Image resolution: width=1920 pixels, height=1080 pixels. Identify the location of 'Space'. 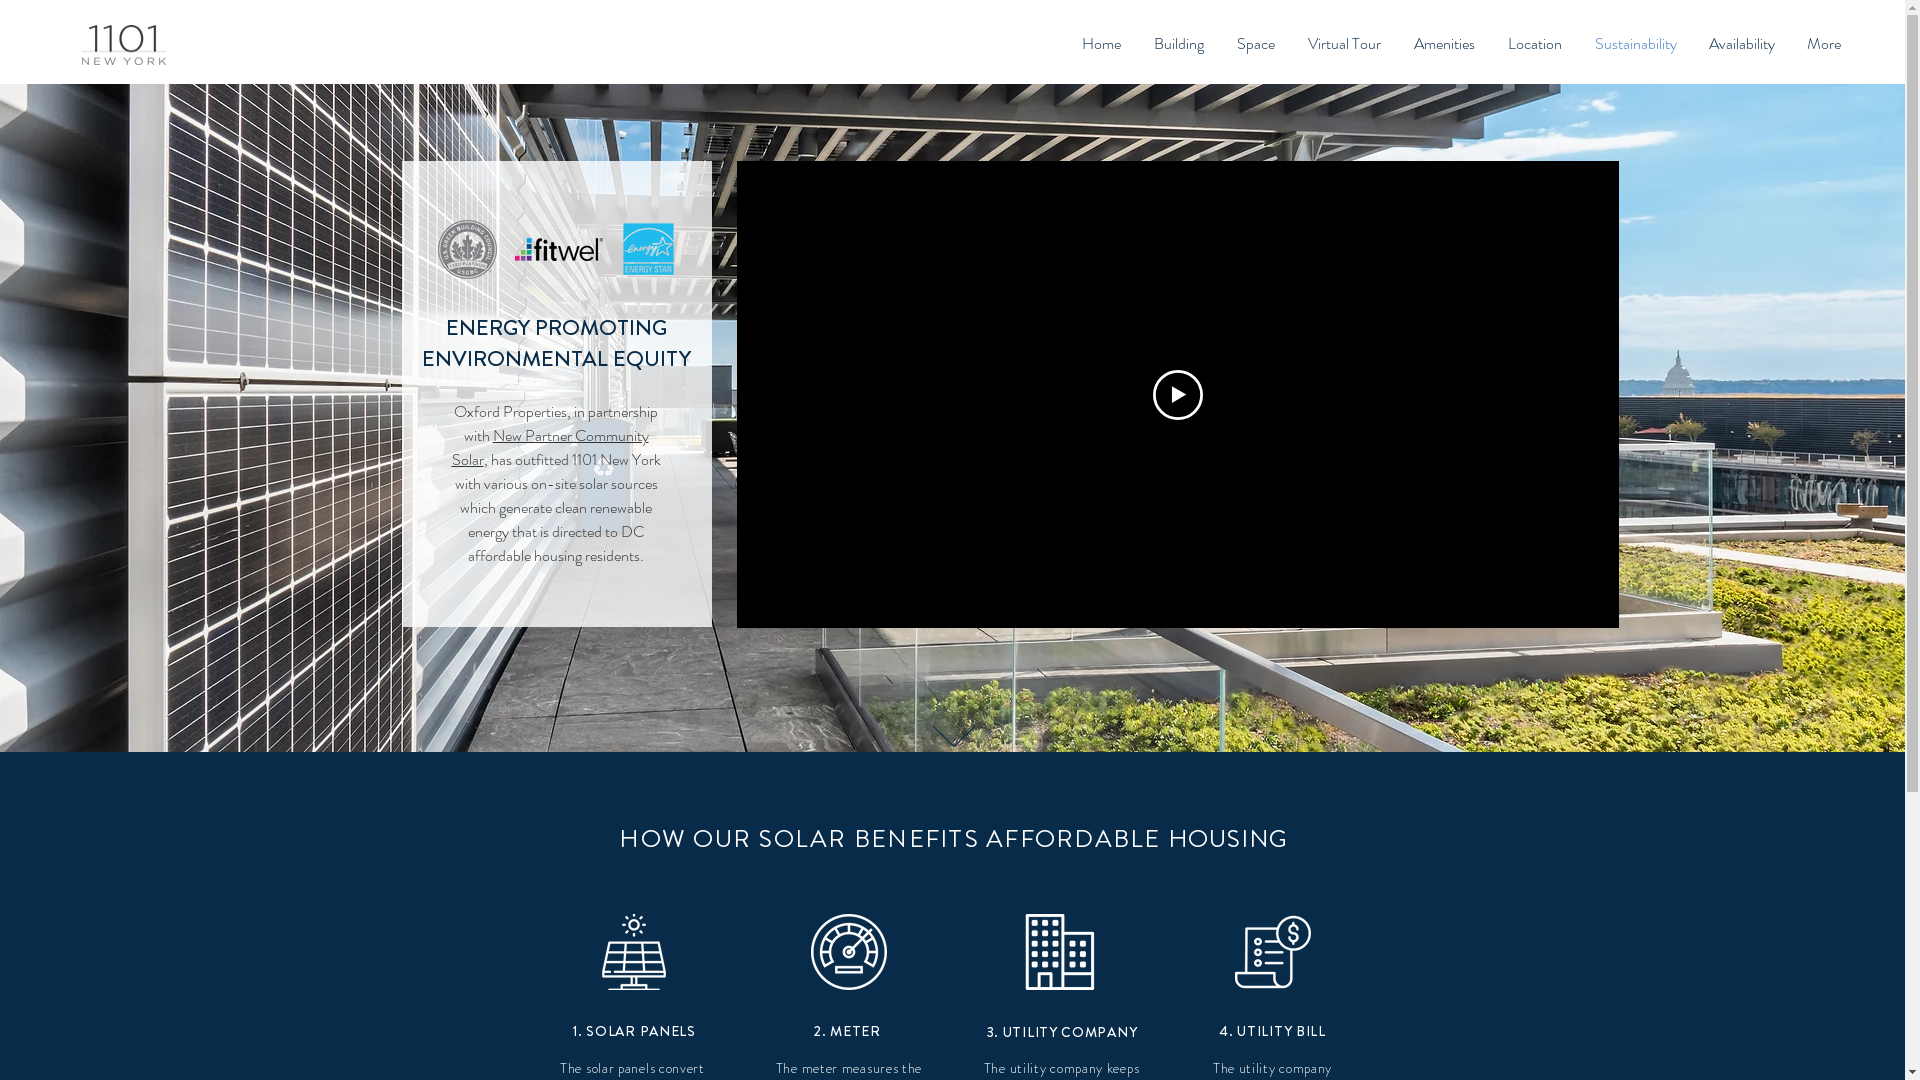
(1254, 43).